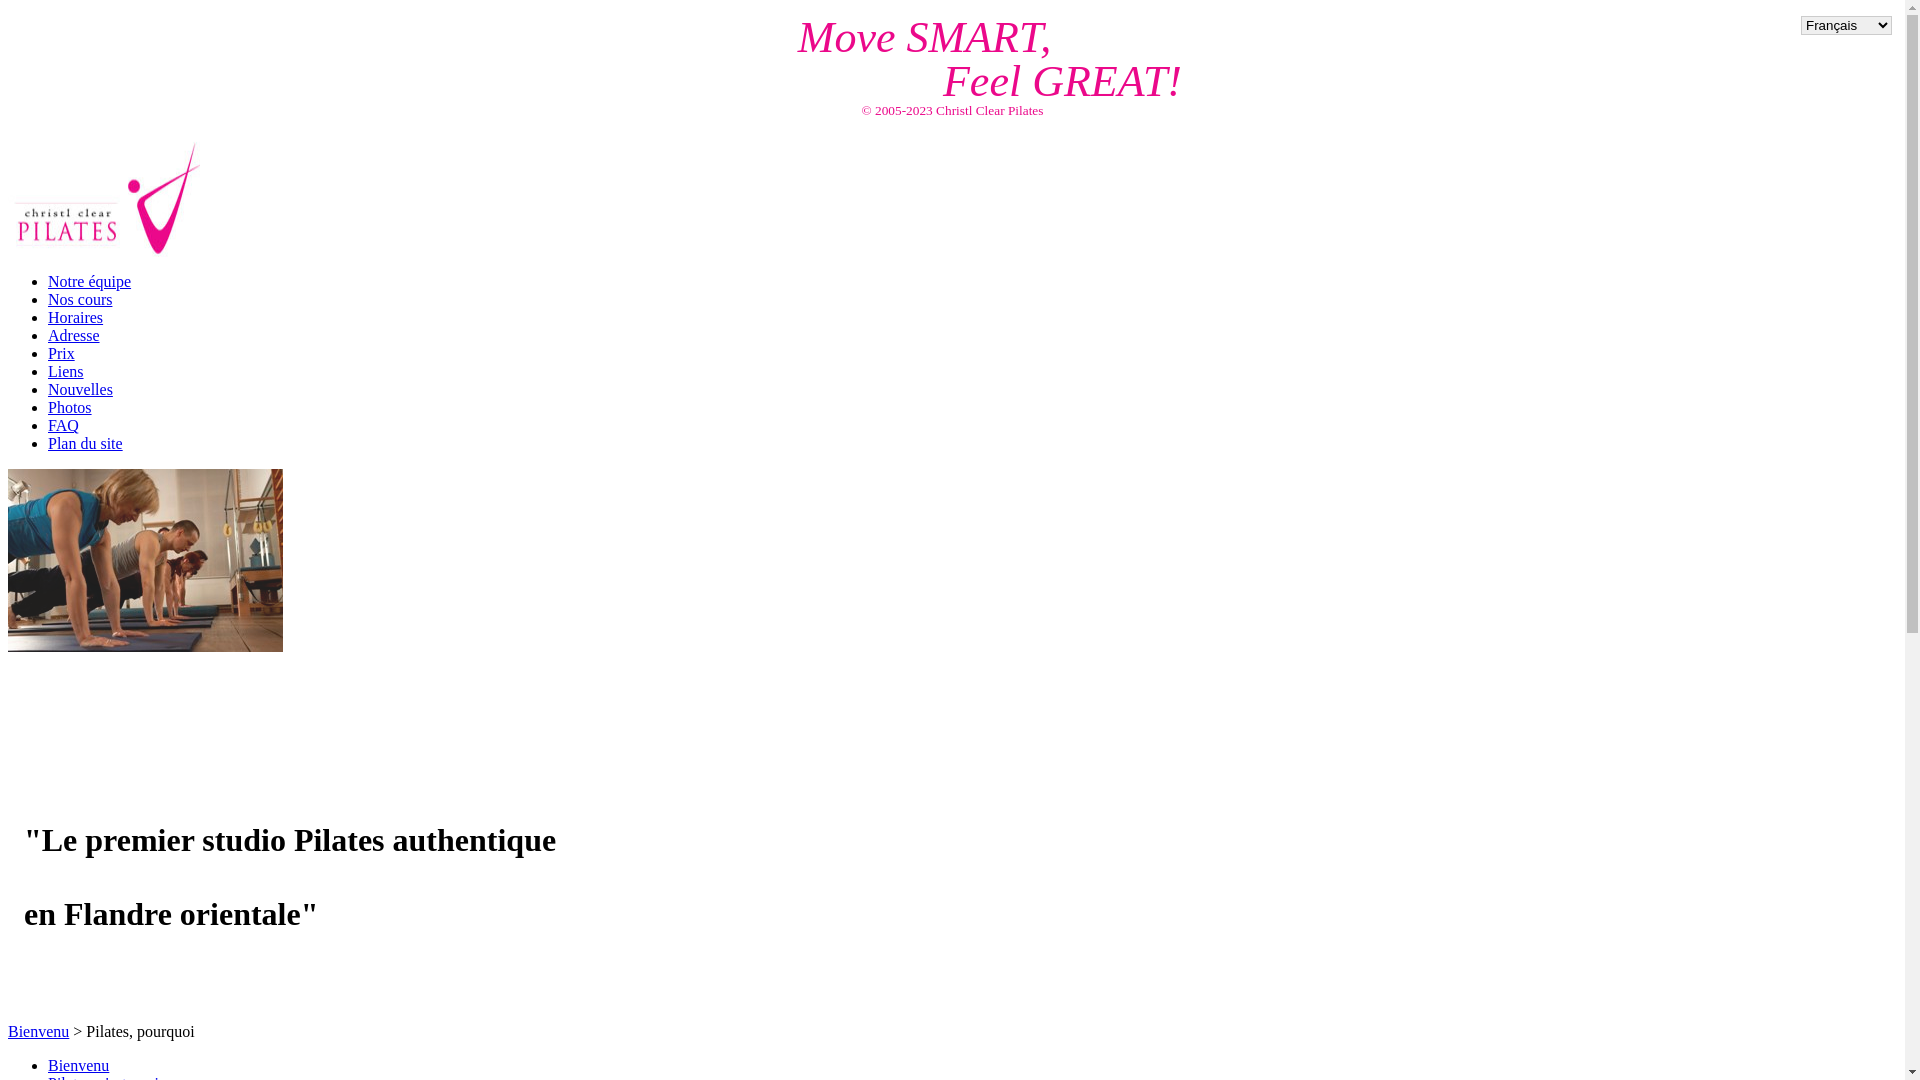 Image resolution: width=1920 pixels, height=1080 pixels. Describe the element at coordinates (48, 424) in the screenshot. I see `'FAQ'` at that location.